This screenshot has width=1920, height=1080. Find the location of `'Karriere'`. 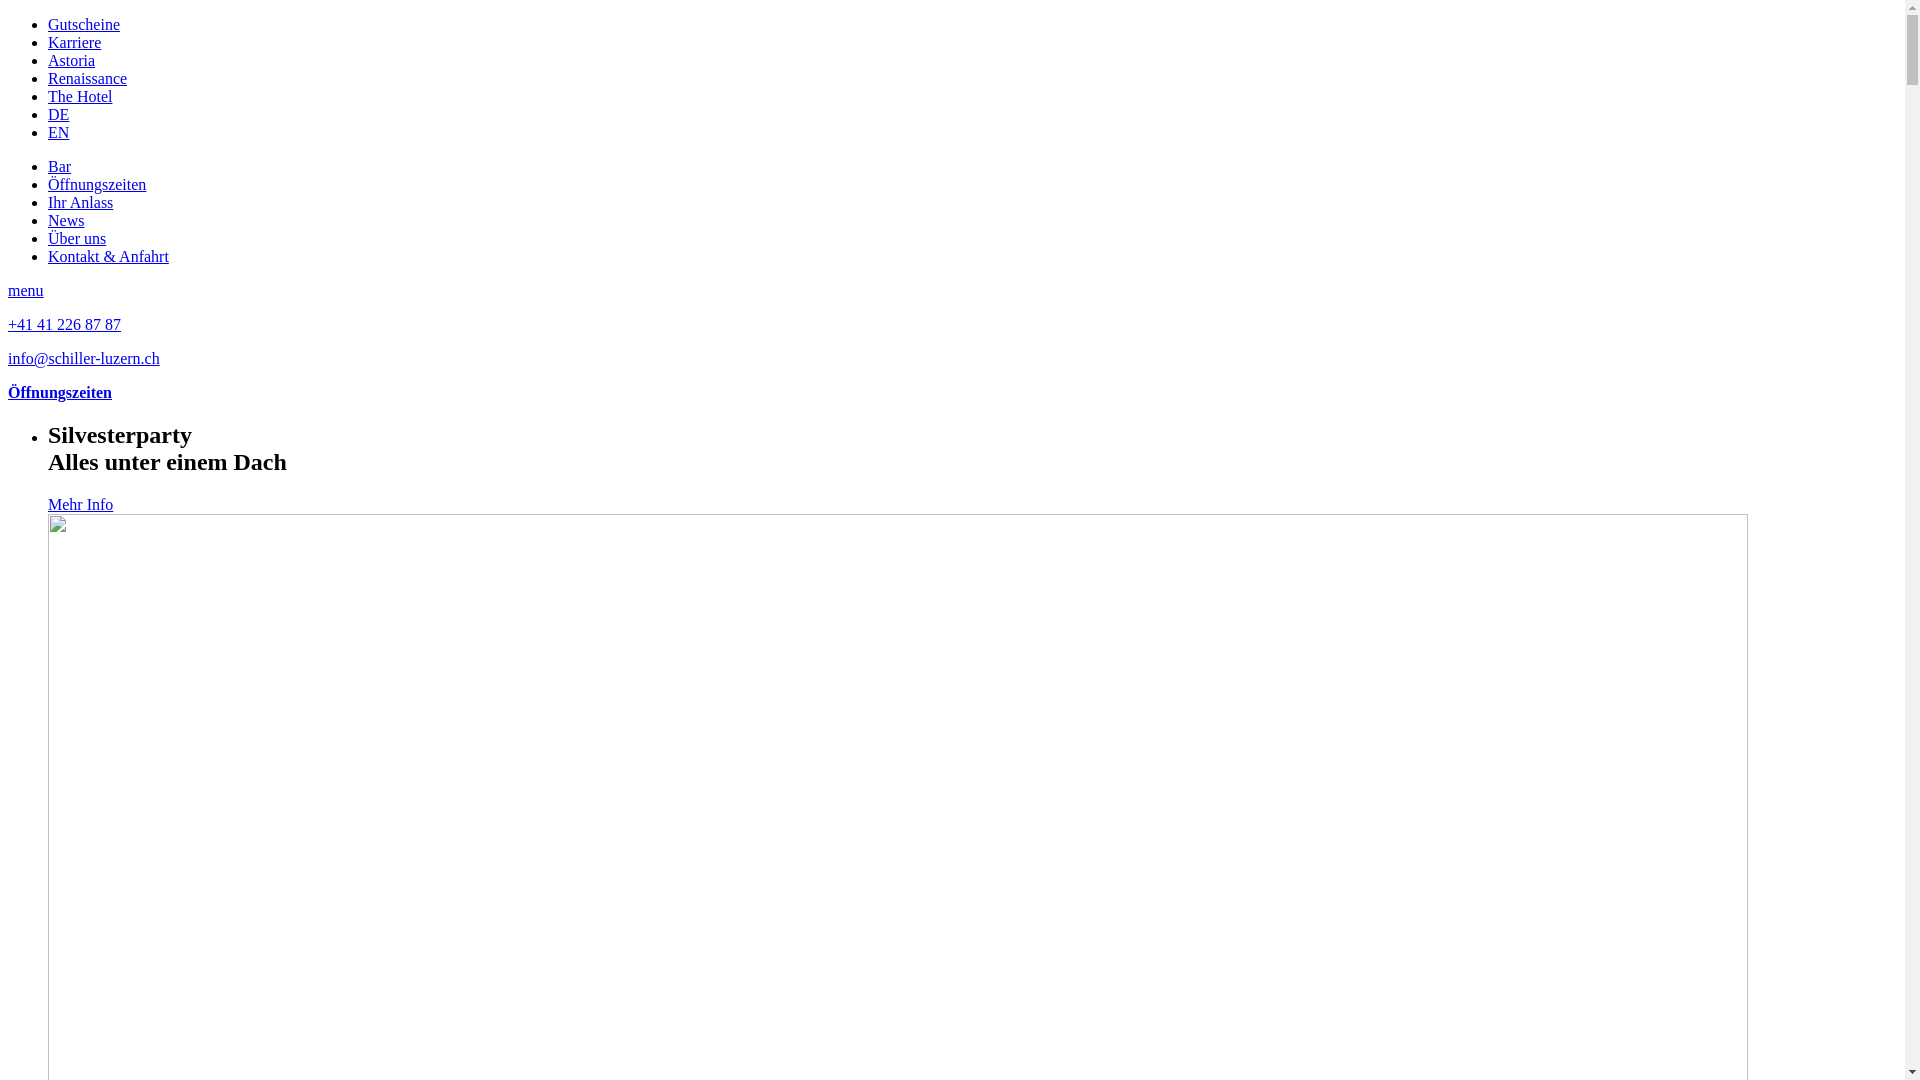

'Karriere' is located at coordinates (74, 42).